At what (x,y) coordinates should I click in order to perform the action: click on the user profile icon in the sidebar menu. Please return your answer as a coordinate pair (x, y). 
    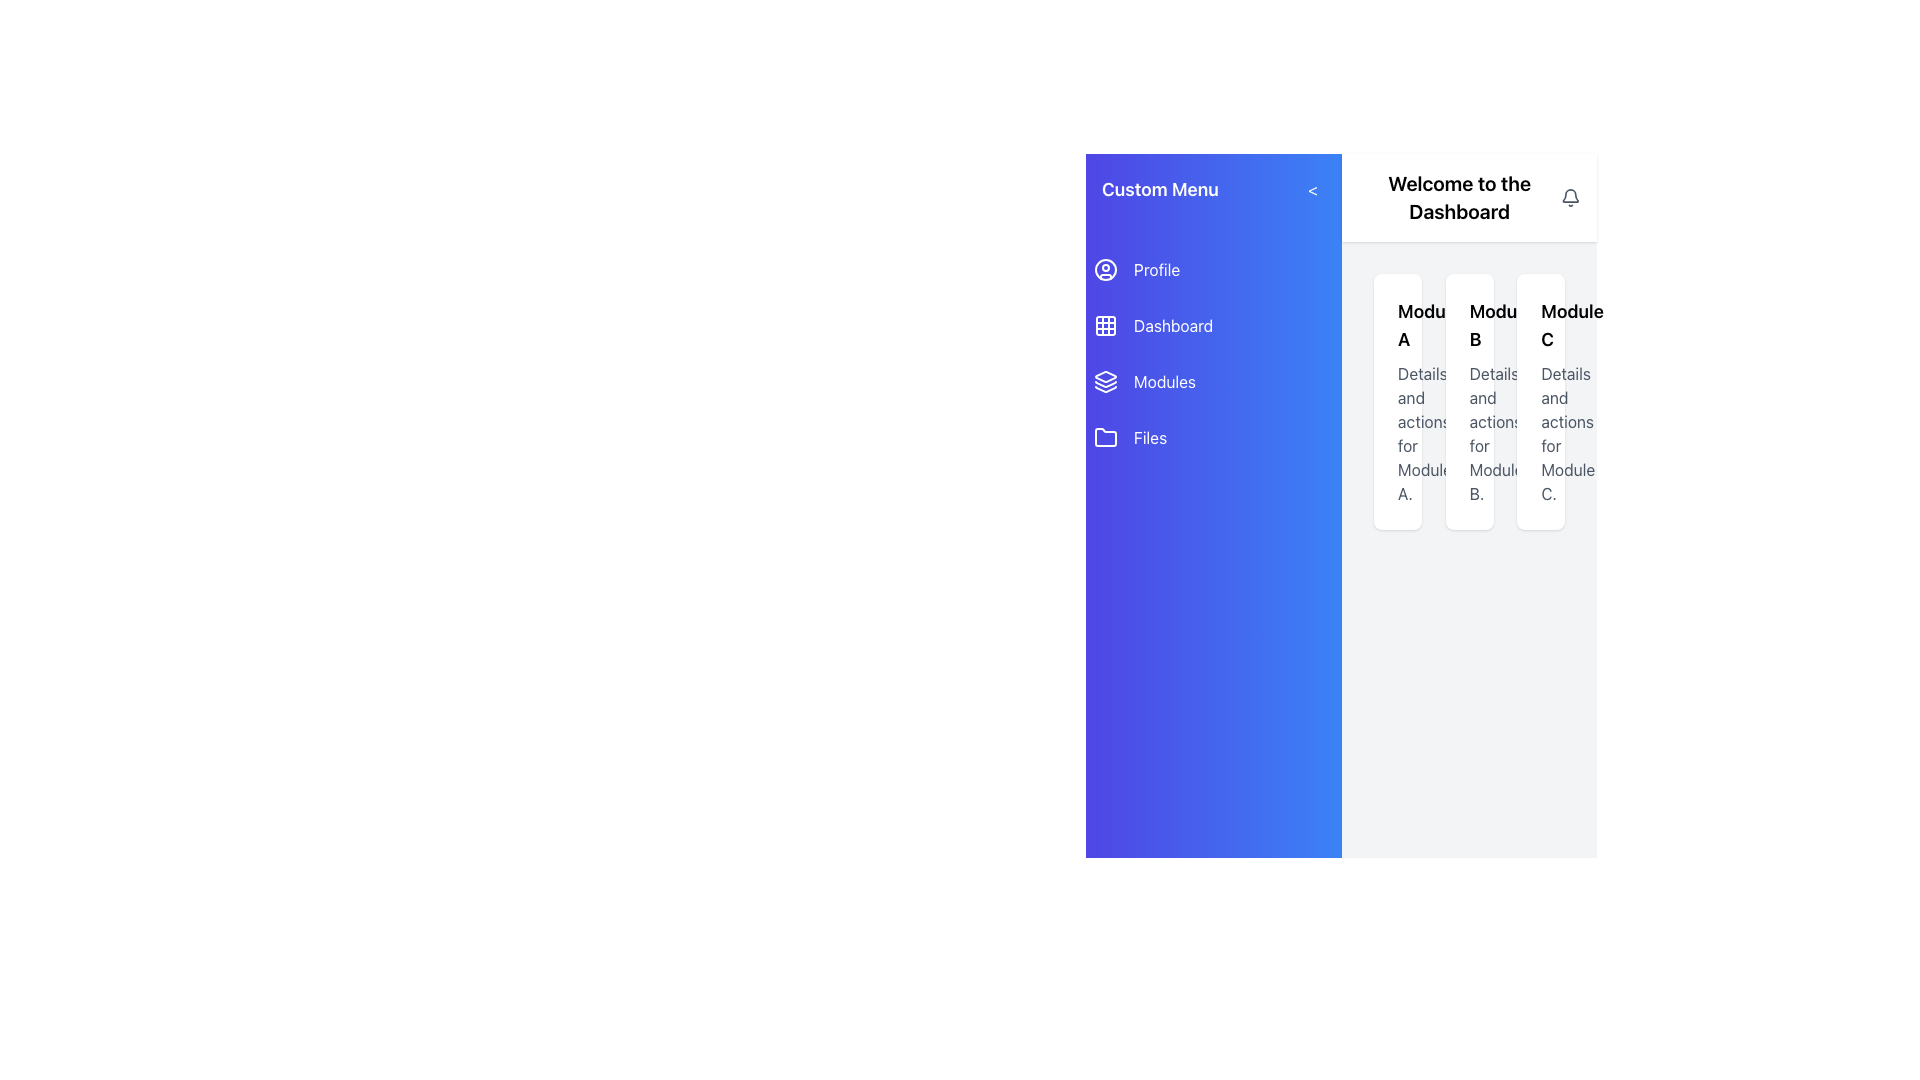
    Looking at the image, I should click on (1104, 270).